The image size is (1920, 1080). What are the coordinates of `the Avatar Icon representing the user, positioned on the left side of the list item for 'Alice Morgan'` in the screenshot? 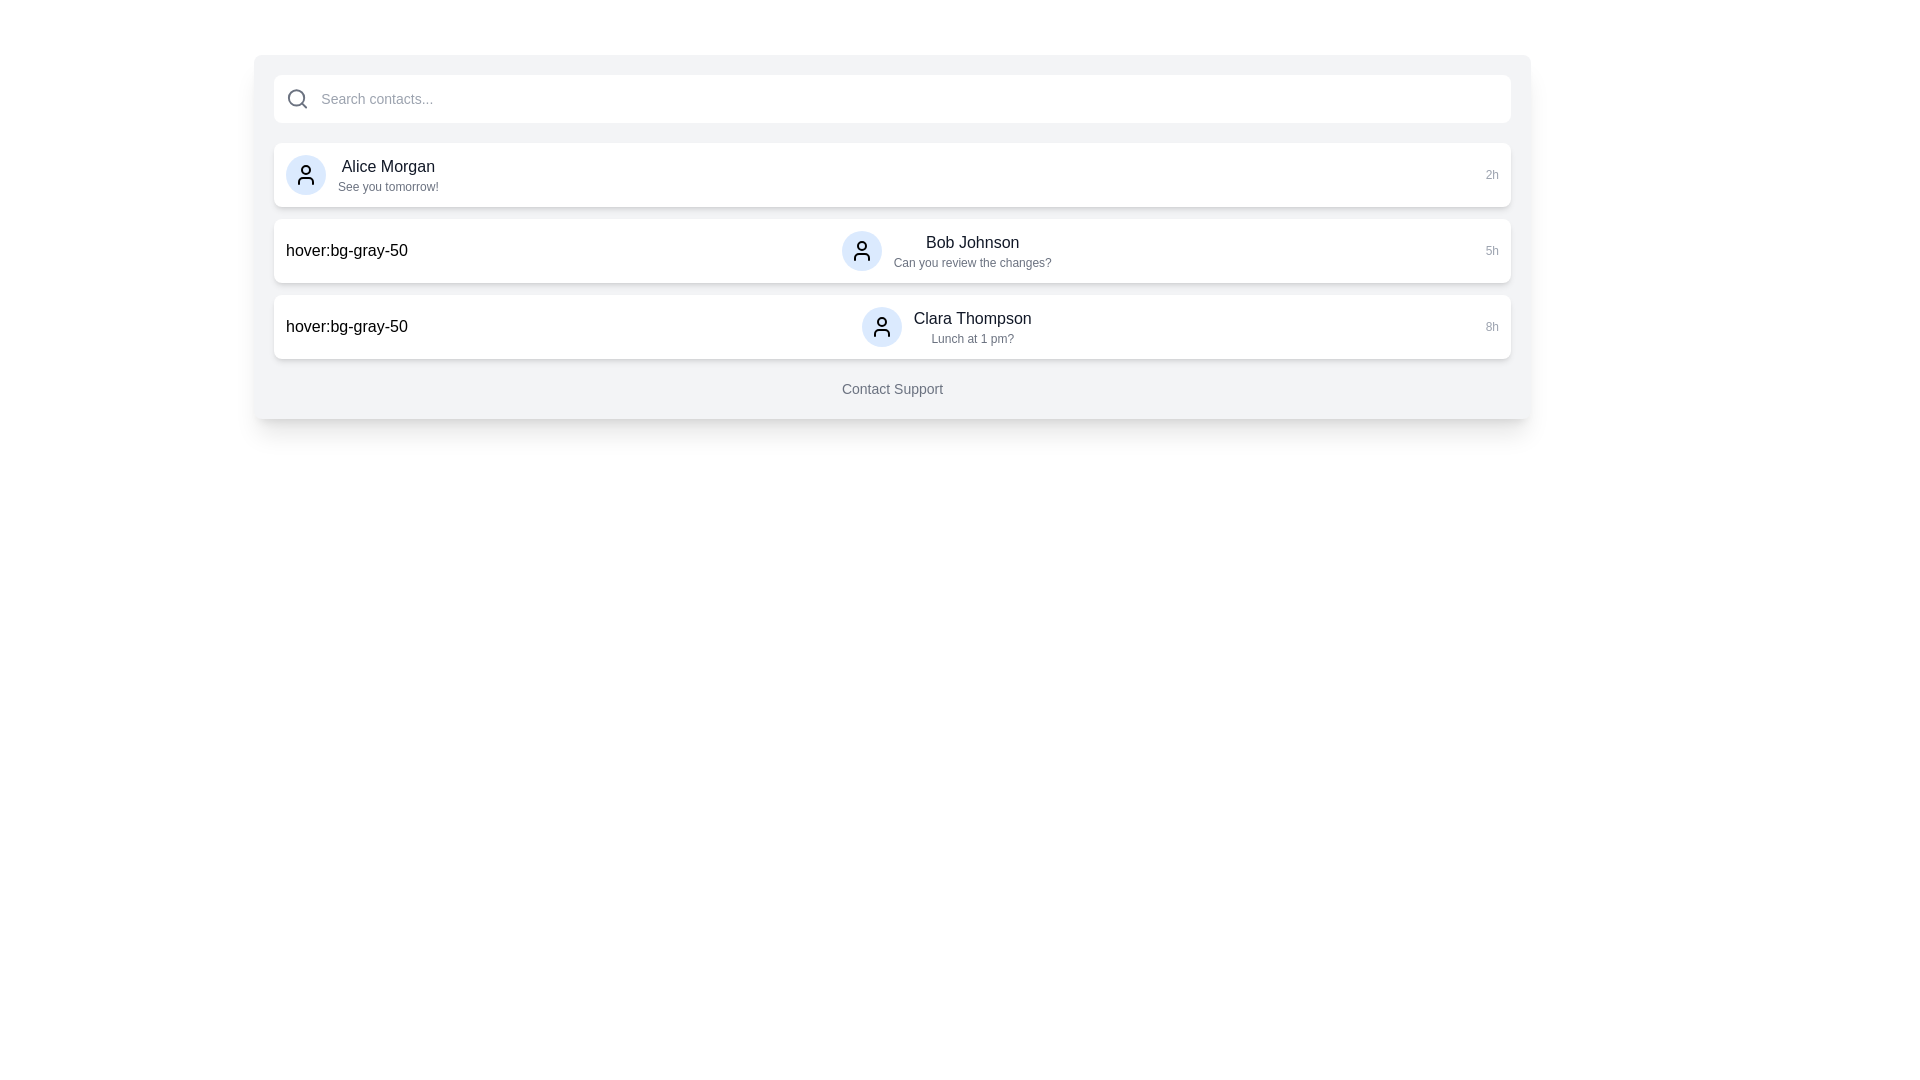 It's located at (305, 173).